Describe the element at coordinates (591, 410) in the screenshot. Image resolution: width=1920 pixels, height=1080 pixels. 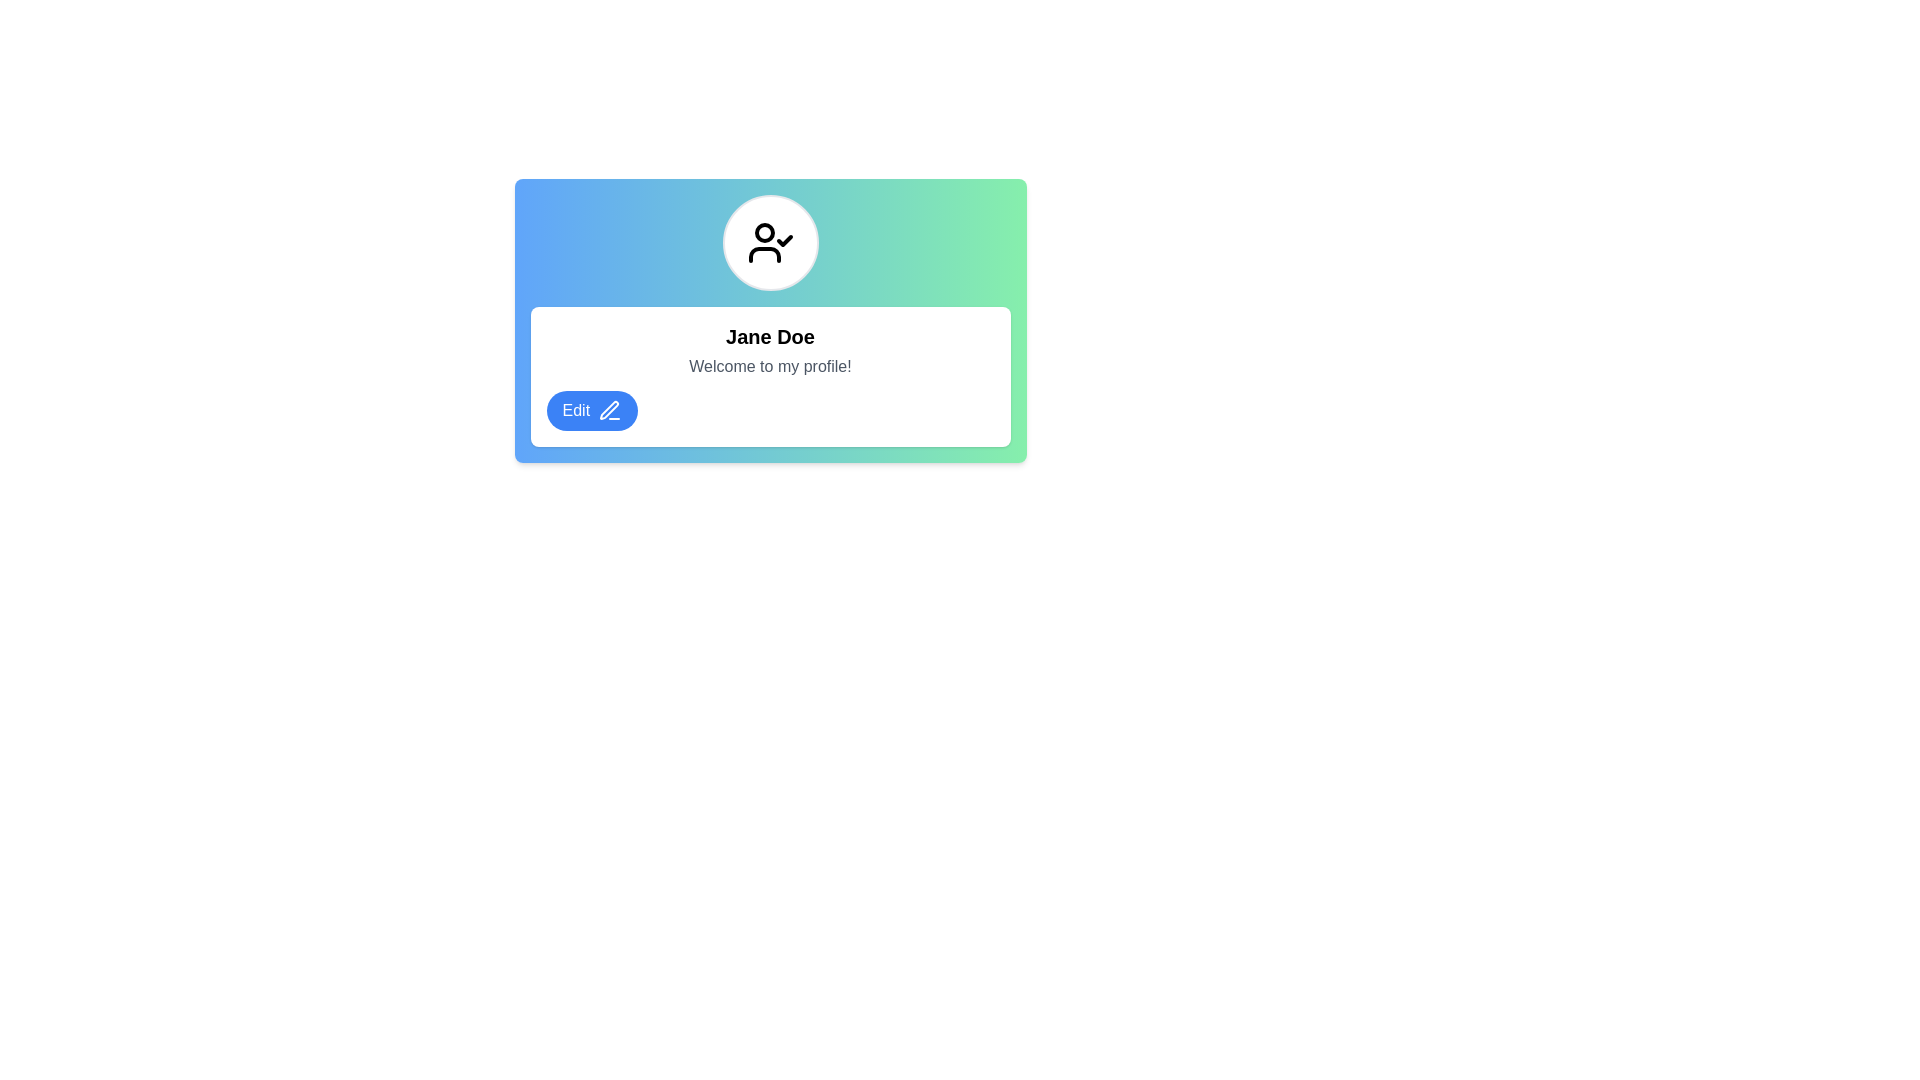
I see `the edit button located at the bottom left of the card component` at that location.